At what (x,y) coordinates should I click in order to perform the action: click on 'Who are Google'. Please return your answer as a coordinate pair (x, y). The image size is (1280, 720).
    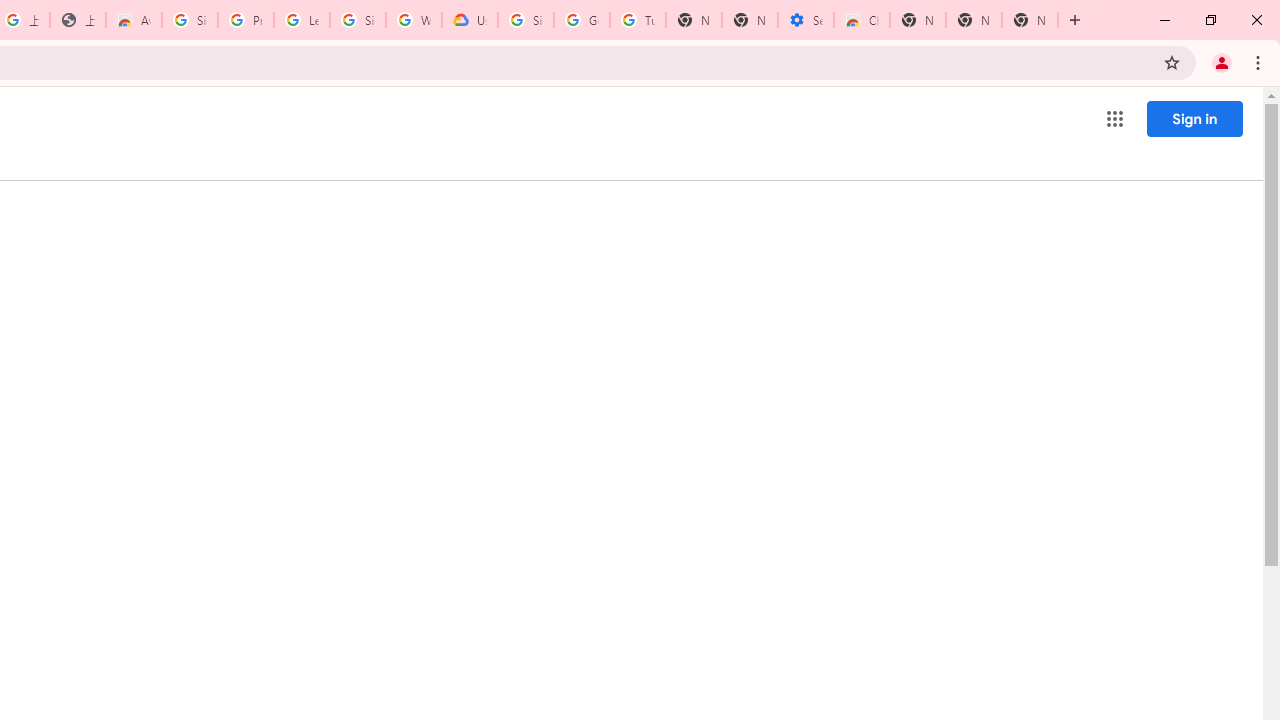
    Looking at the image, I should click on (413, 20).